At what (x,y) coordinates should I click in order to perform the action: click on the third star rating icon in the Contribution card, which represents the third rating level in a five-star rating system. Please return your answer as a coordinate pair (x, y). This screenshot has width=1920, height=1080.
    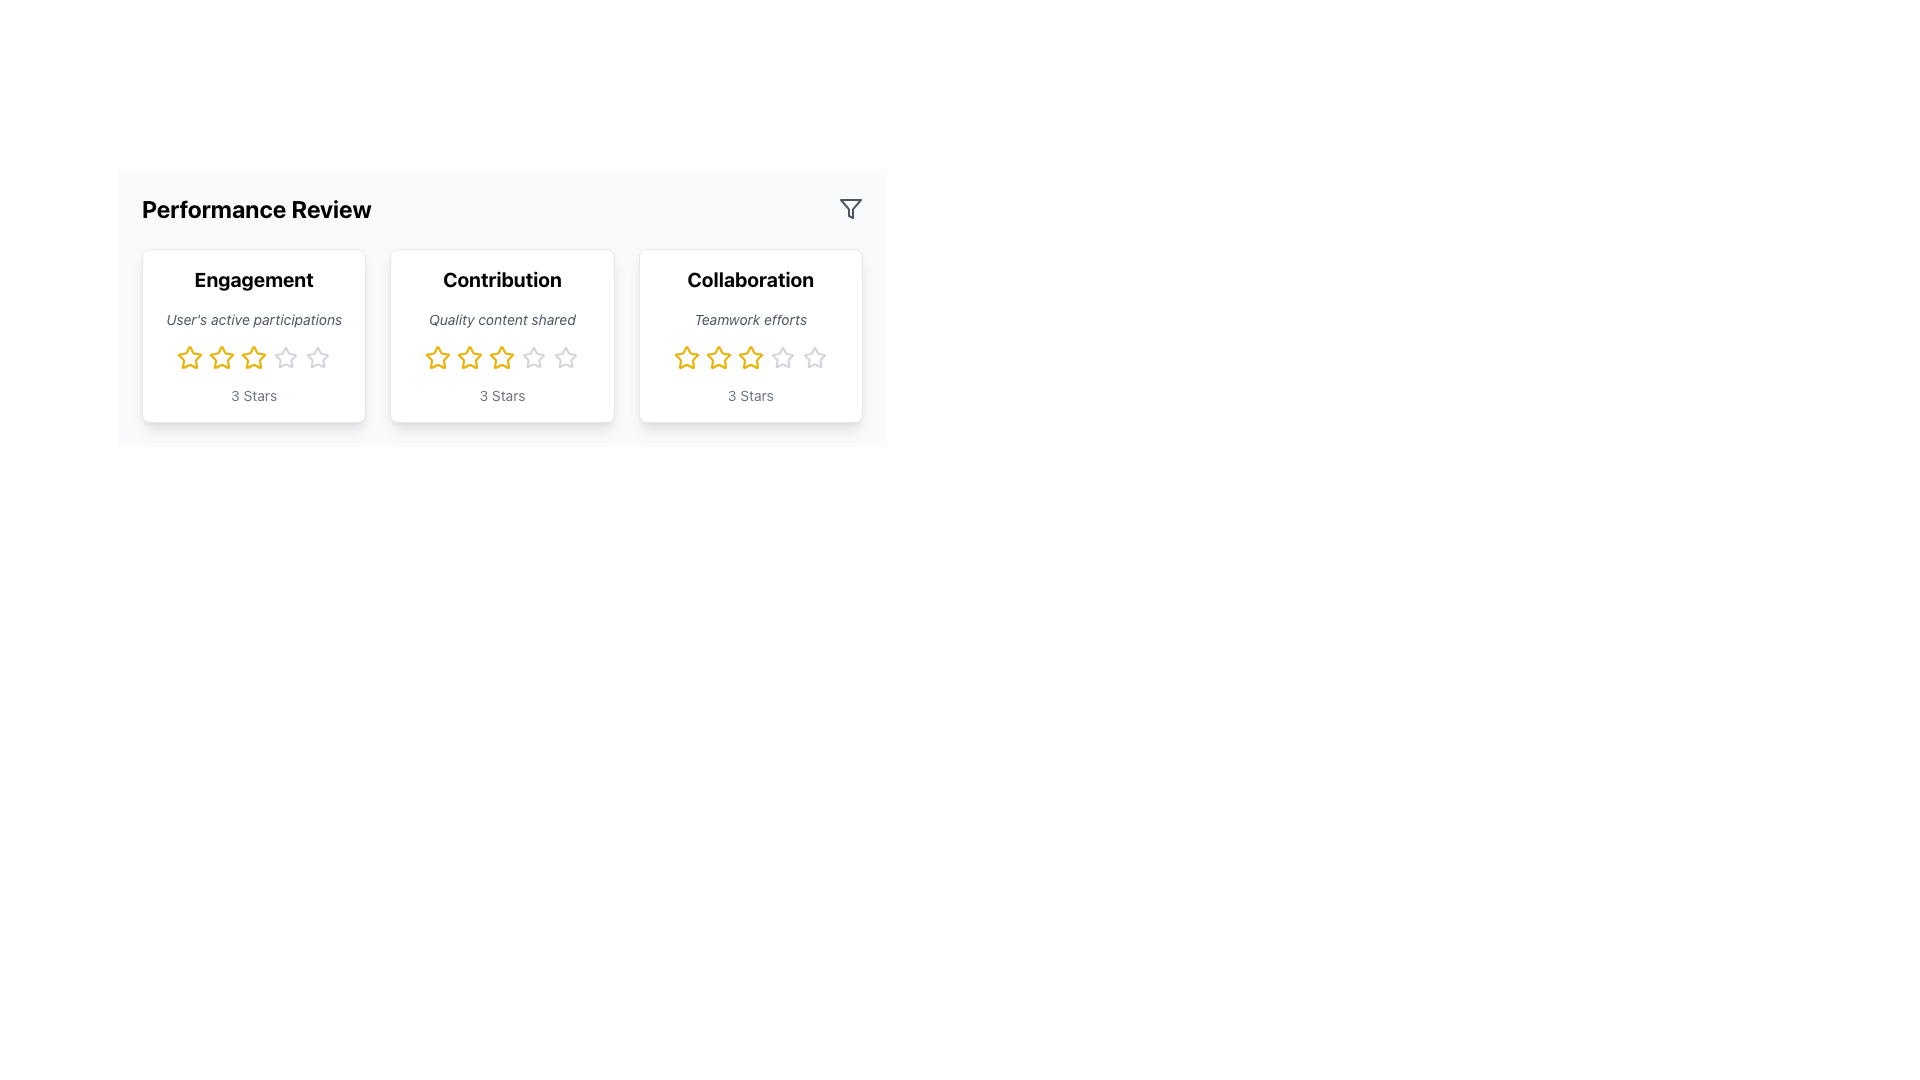
    Looking at the image, I should click on (534, 356).